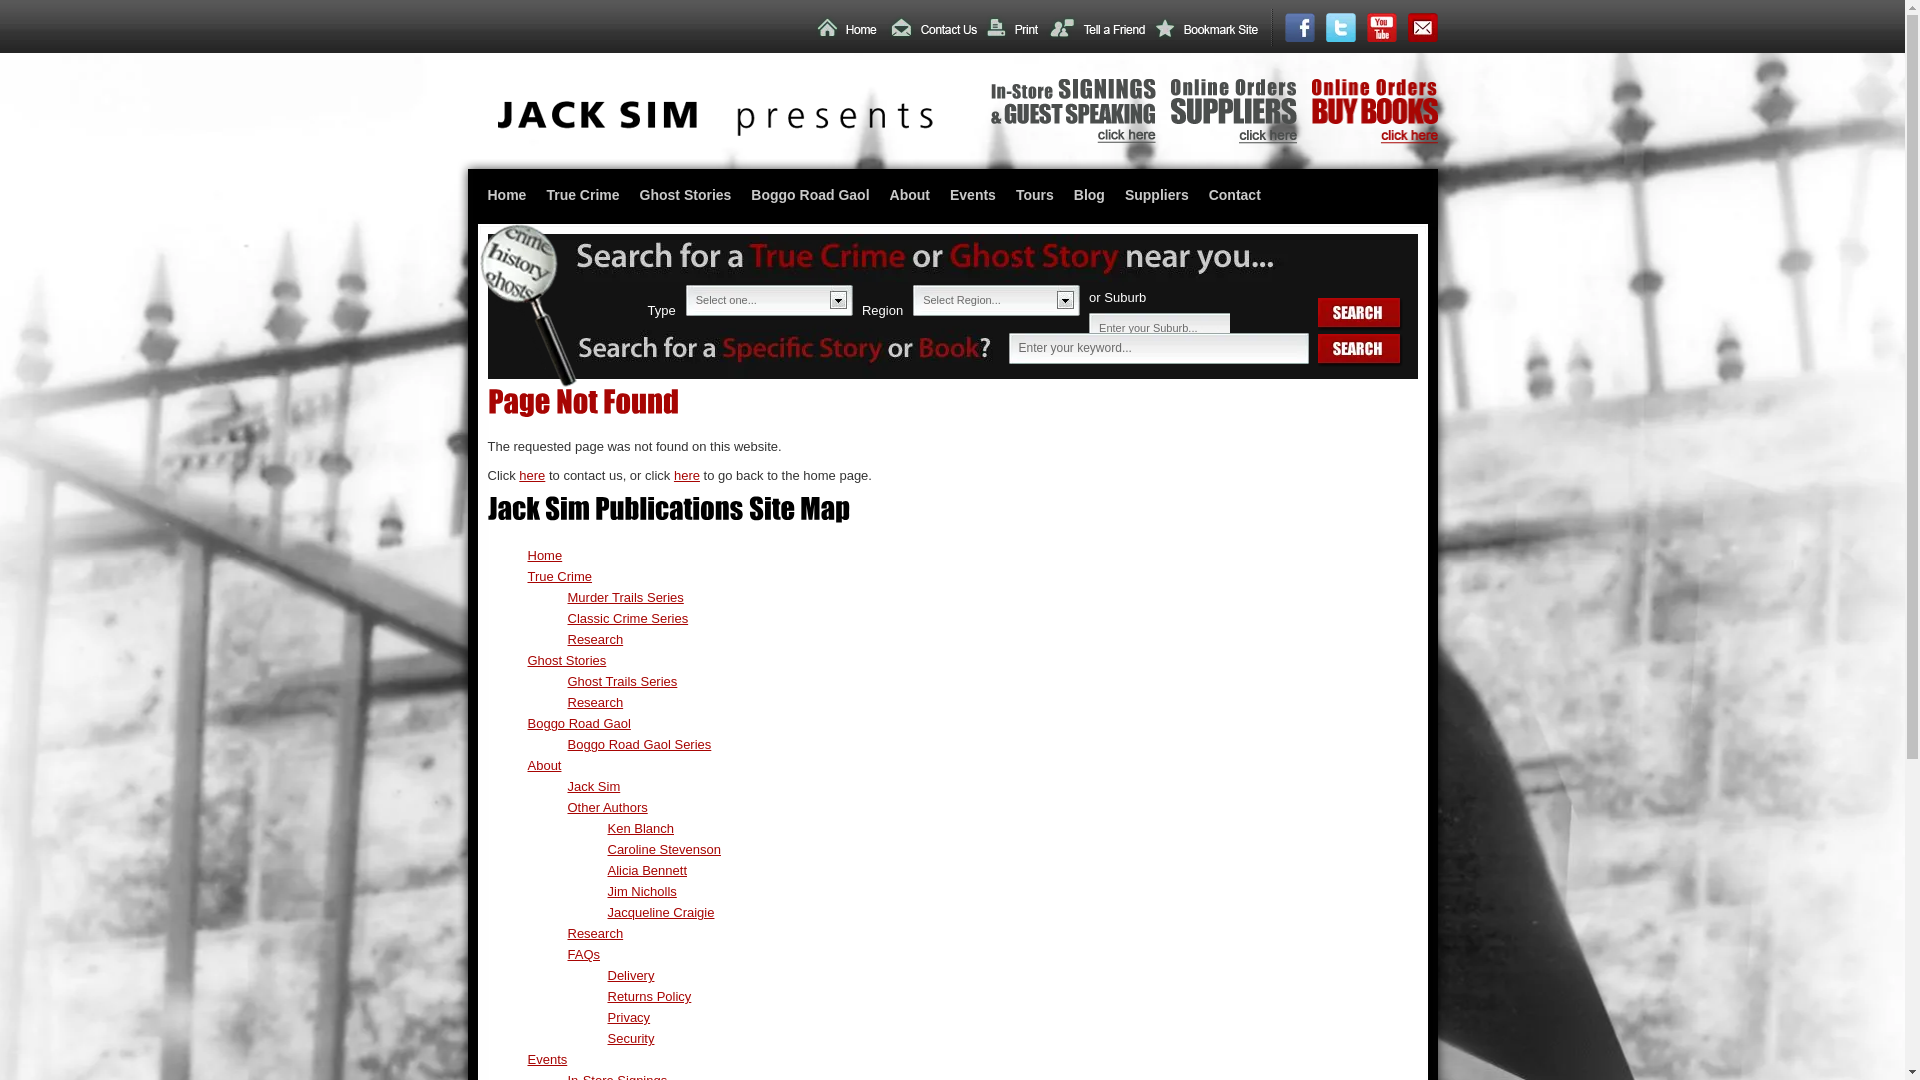 This screenshot has width=1920, height=1080. What do you see at coordinates (739, 196) in the screenshot?
I see `'Boggo Road Gaol'` at bounding box center [739, 196].